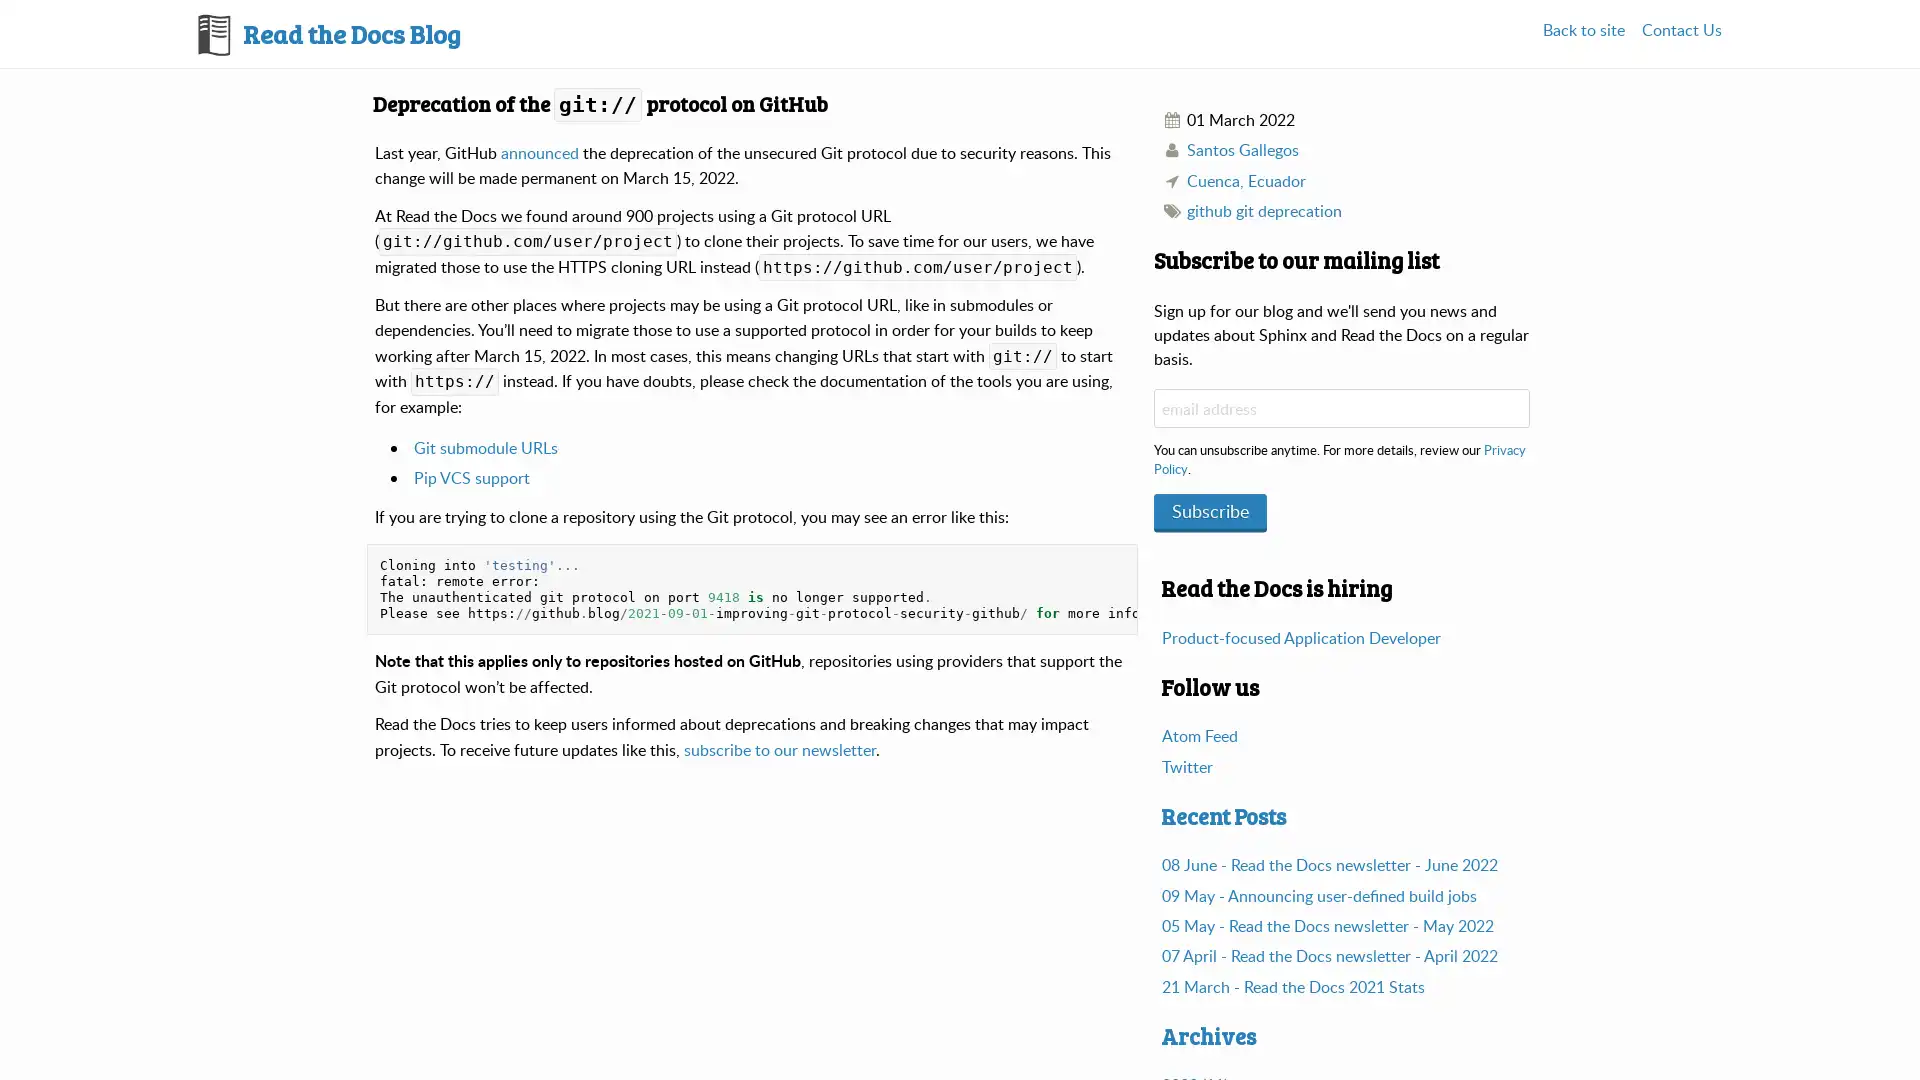  What do you see at coordinates (1209, 509) in the screenshot?
I see `Subscribe` at bounding box center [1209, 509].